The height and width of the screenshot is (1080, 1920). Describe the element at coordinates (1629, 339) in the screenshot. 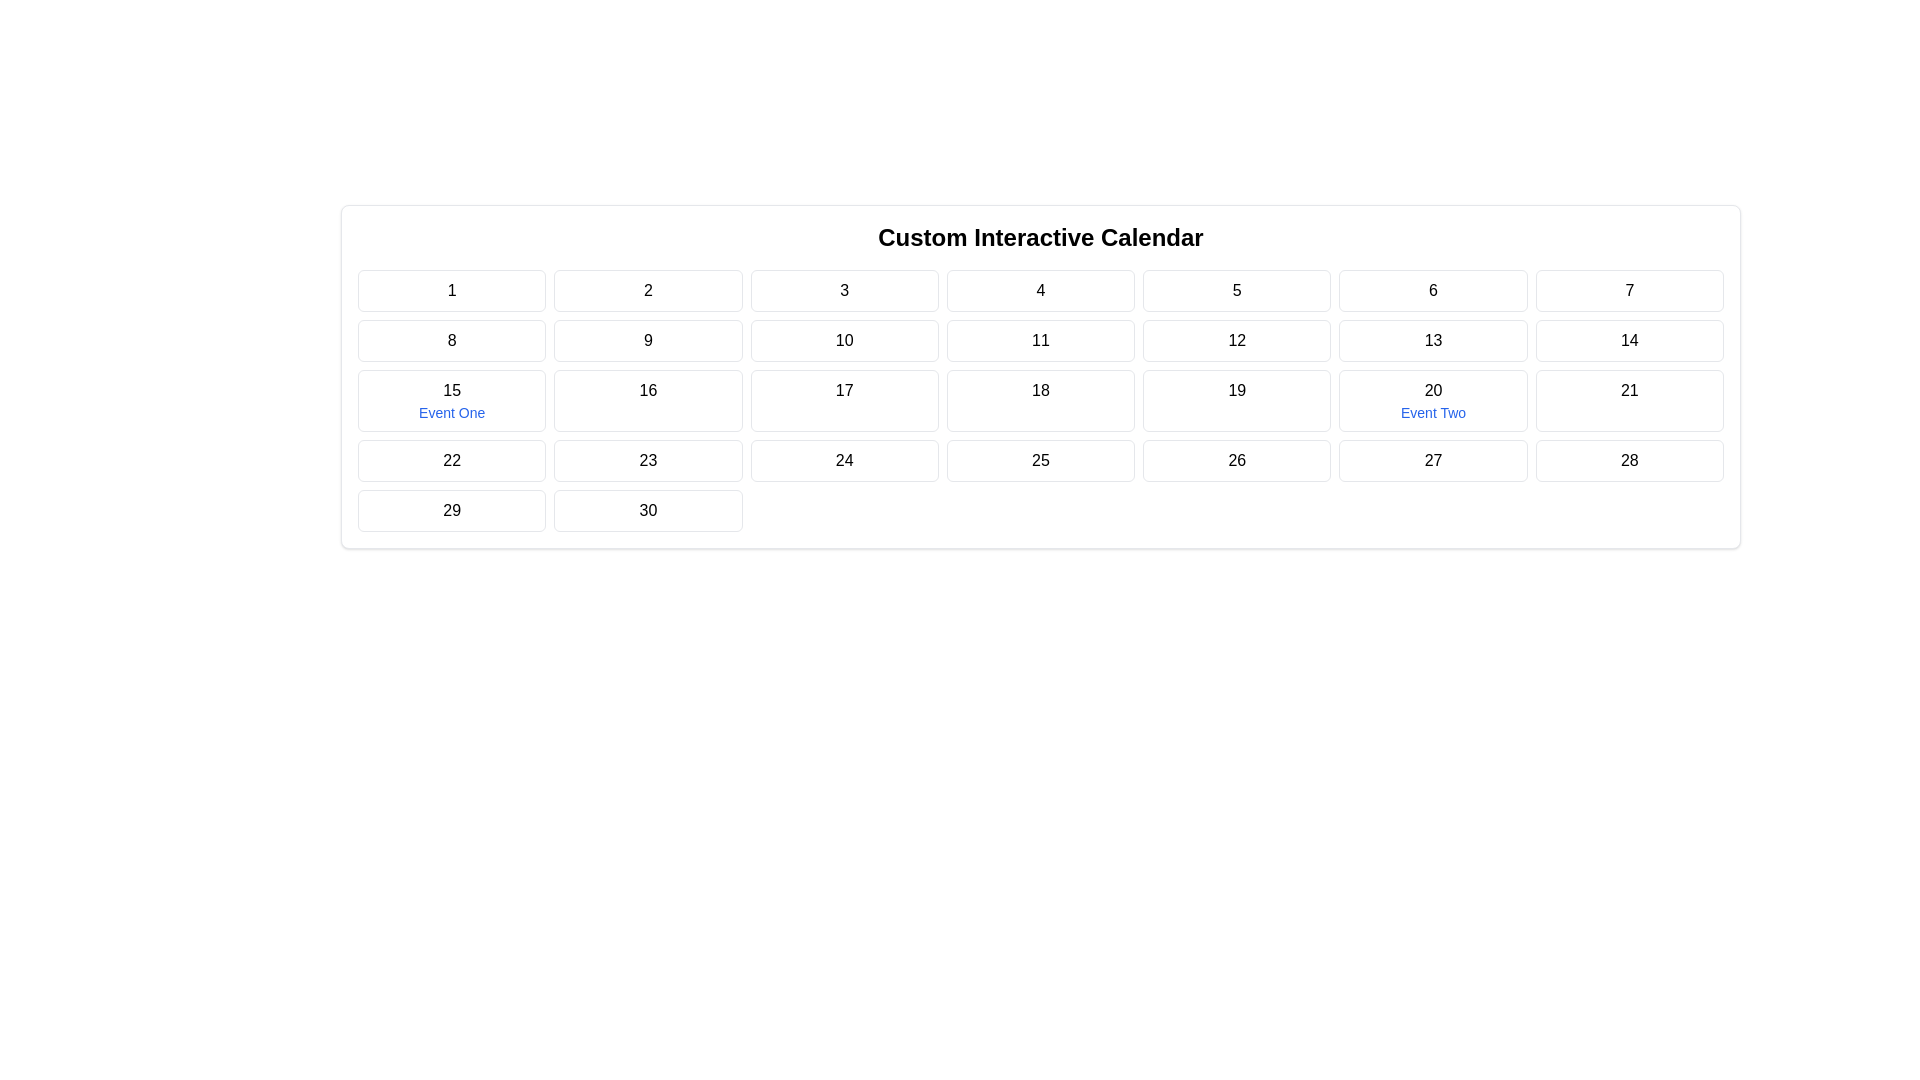

I see `the Text label displaying the number '14' in the second row, seventh column of the calendar grid` at that location.